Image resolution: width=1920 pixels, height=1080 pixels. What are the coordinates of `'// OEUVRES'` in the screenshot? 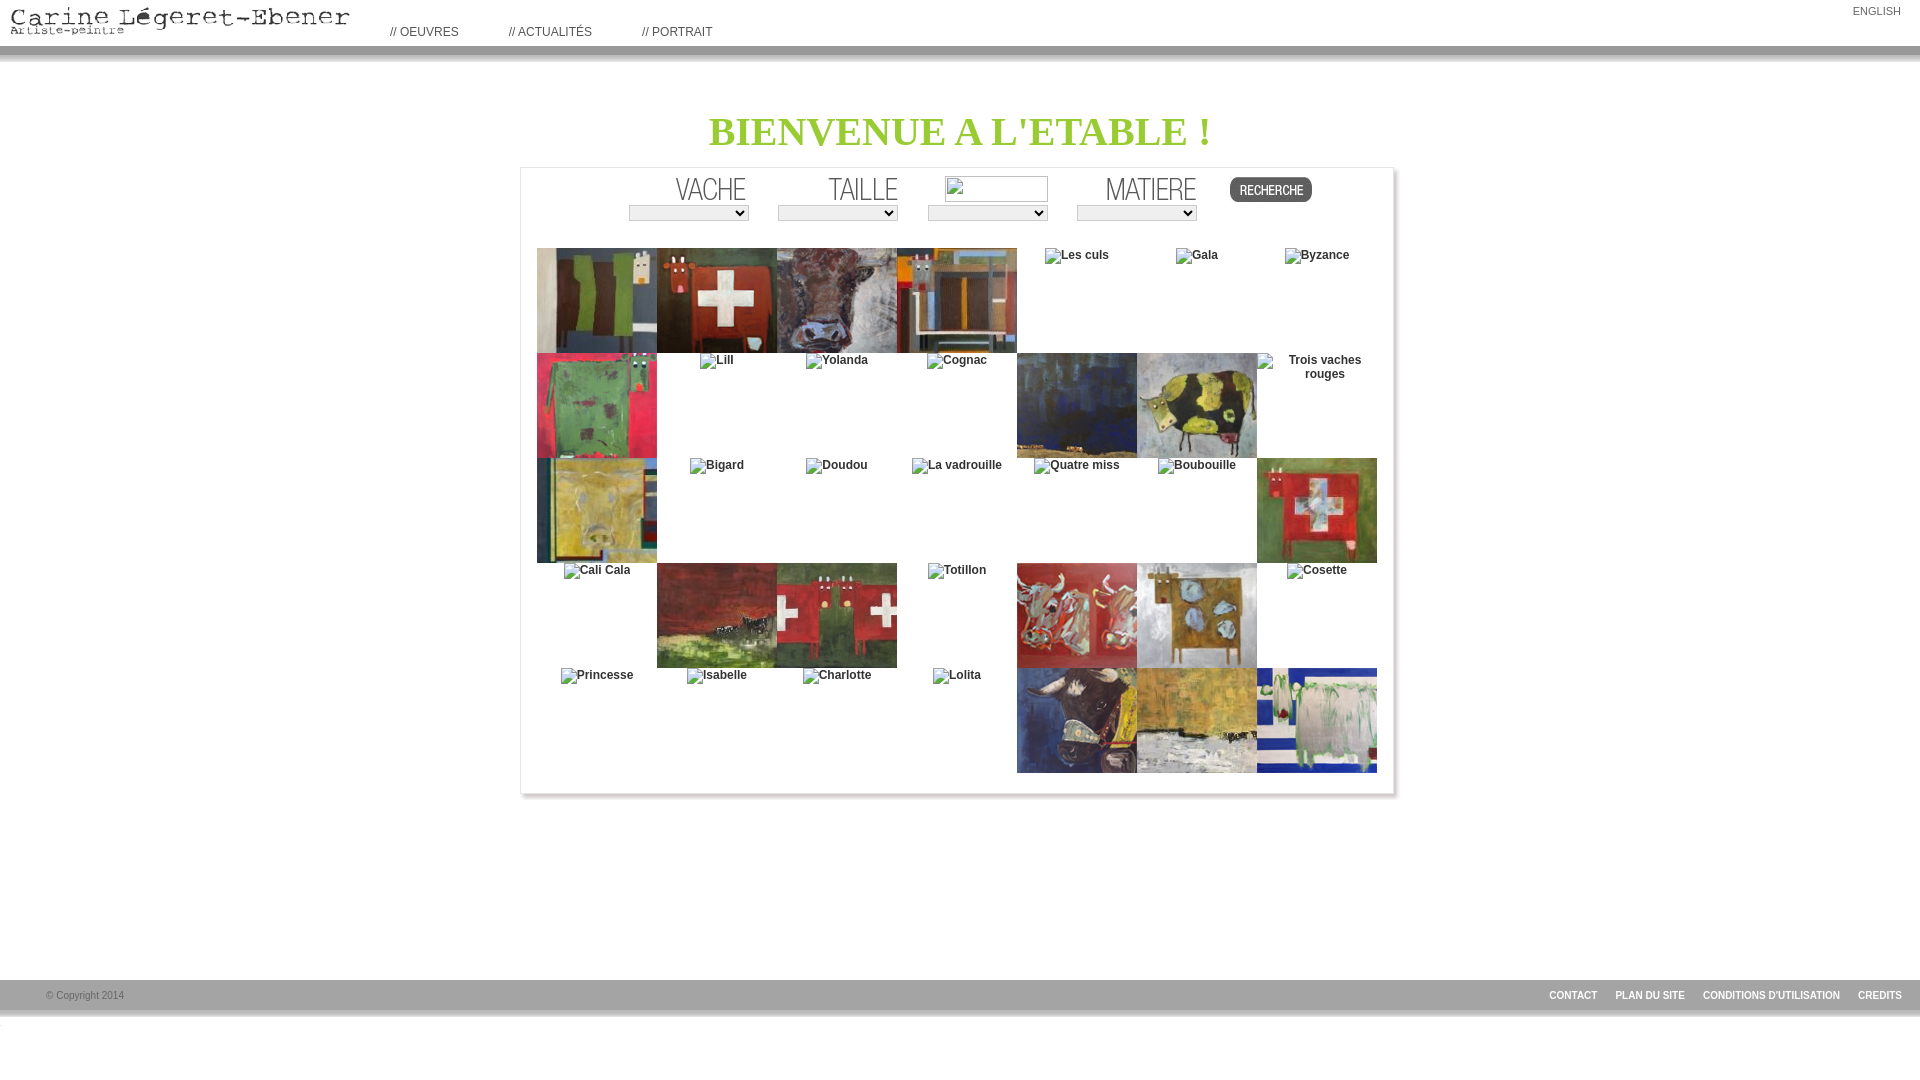 It's located at (423, 31).